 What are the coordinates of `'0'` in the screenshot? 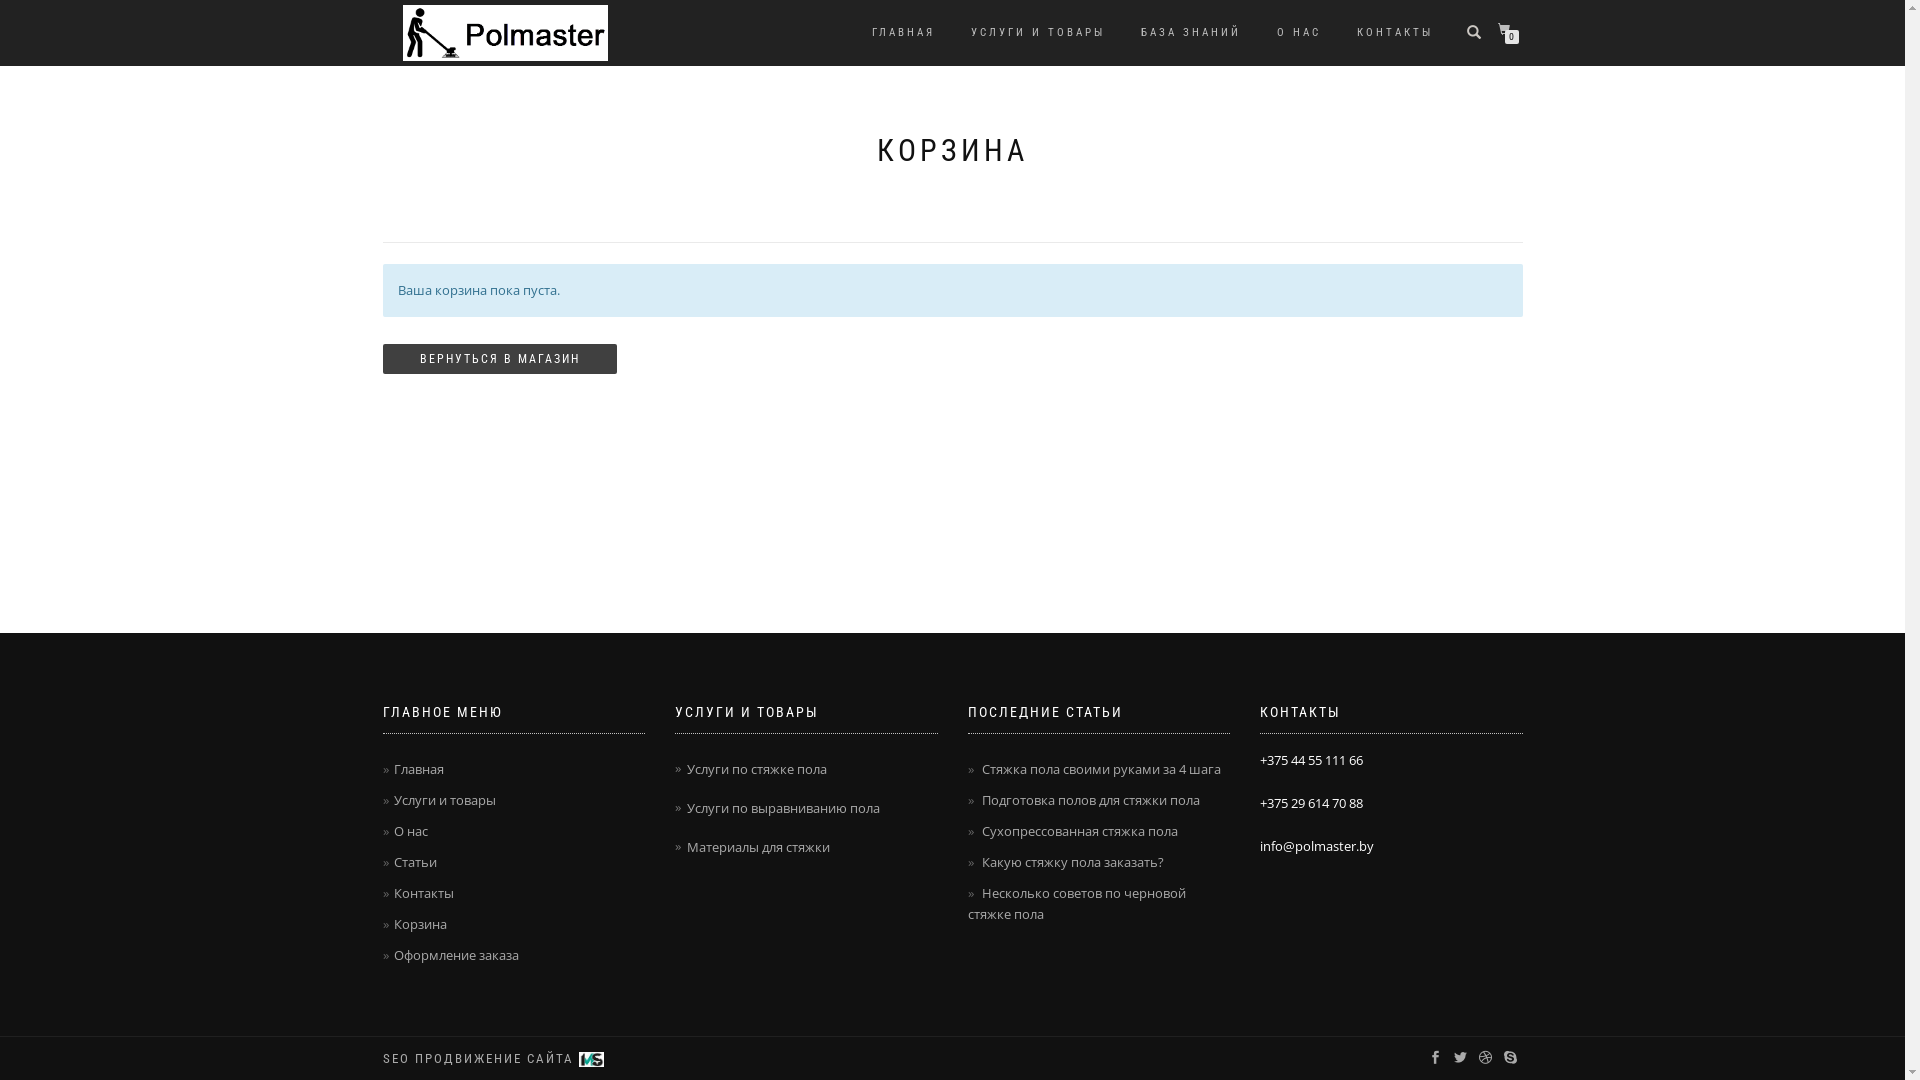 It's located at (1507, 30).